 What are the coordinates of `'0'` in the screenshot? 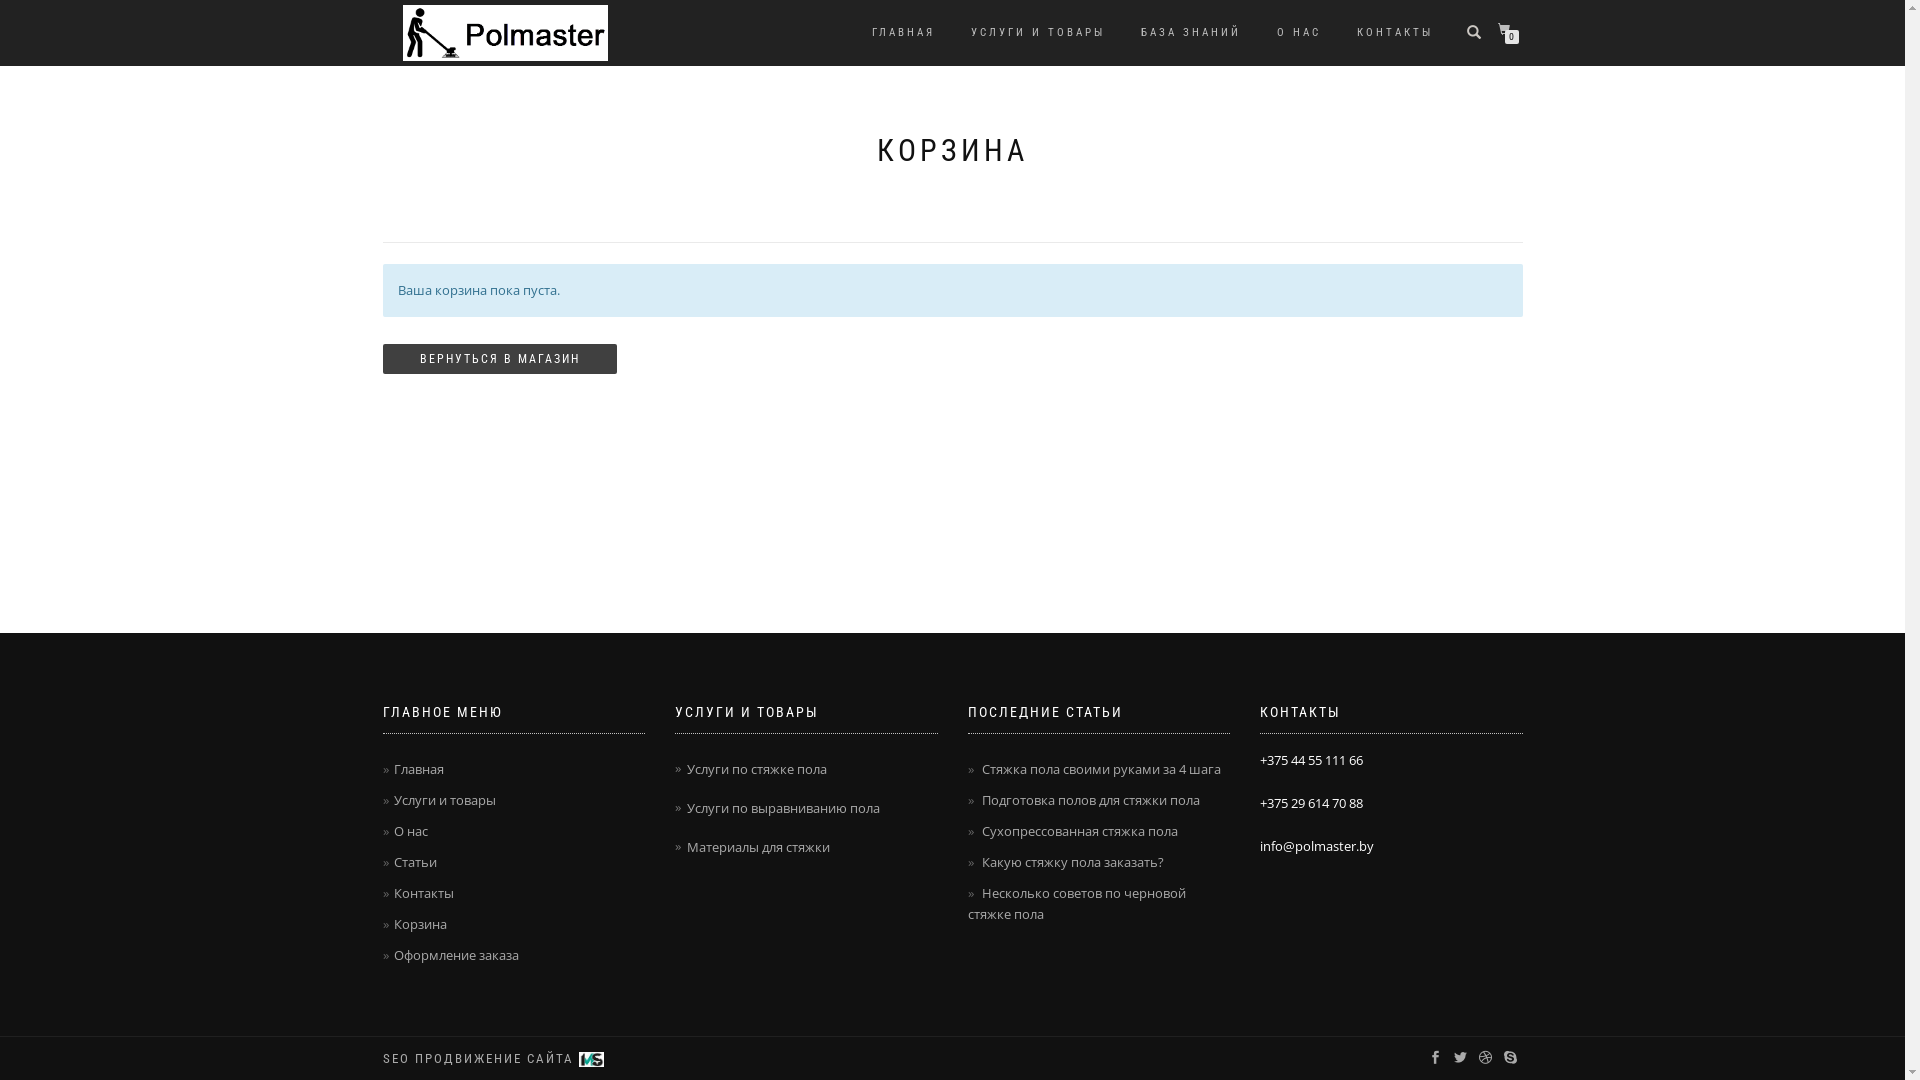 It's located at (1507, 30).